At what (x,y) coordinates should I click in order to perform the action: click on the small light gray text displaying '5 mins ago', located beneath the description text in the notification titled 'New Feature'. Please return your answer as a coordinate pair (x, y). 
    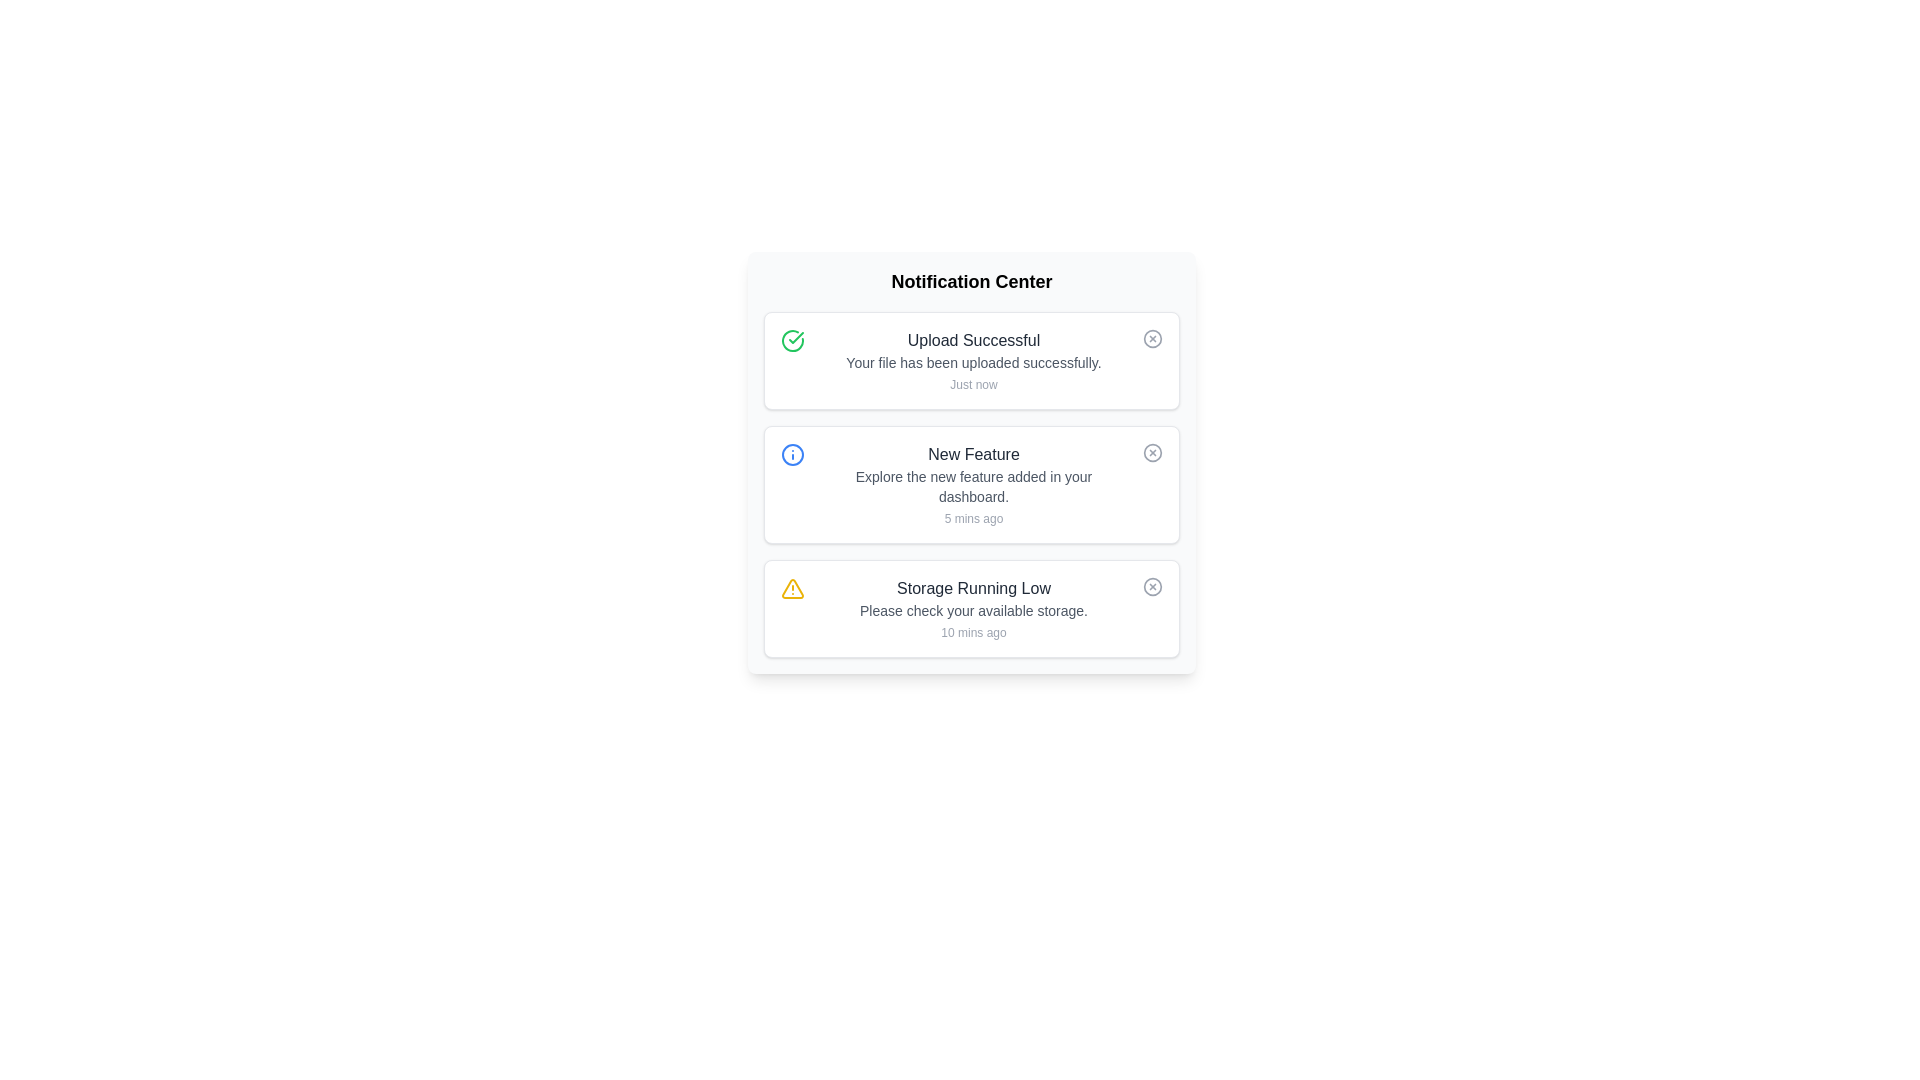
    Looking at the image, I should click on (974, 518).